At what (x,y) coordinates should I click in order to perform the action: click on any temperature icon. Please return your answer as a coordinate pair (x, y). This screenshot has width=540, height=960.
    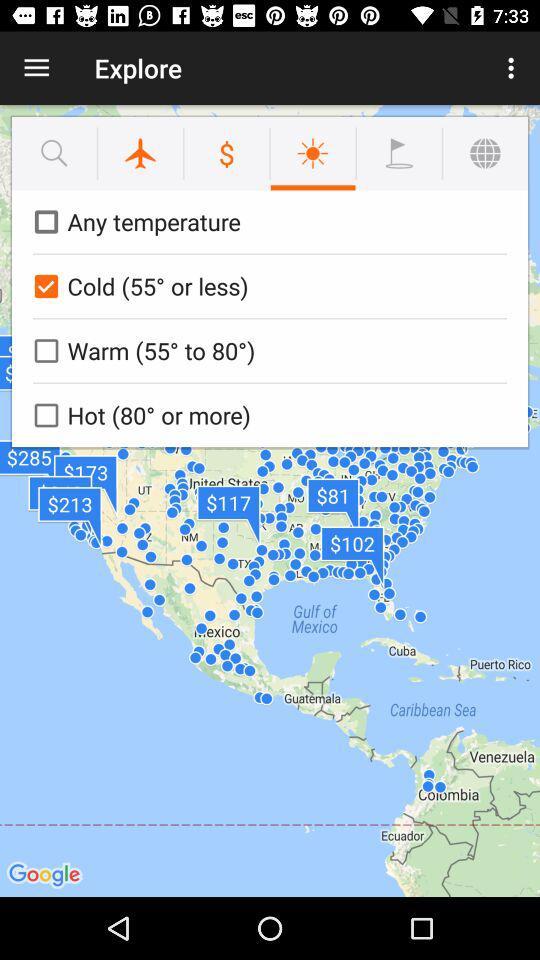
    Looking at the image, I should click on (266, 221).